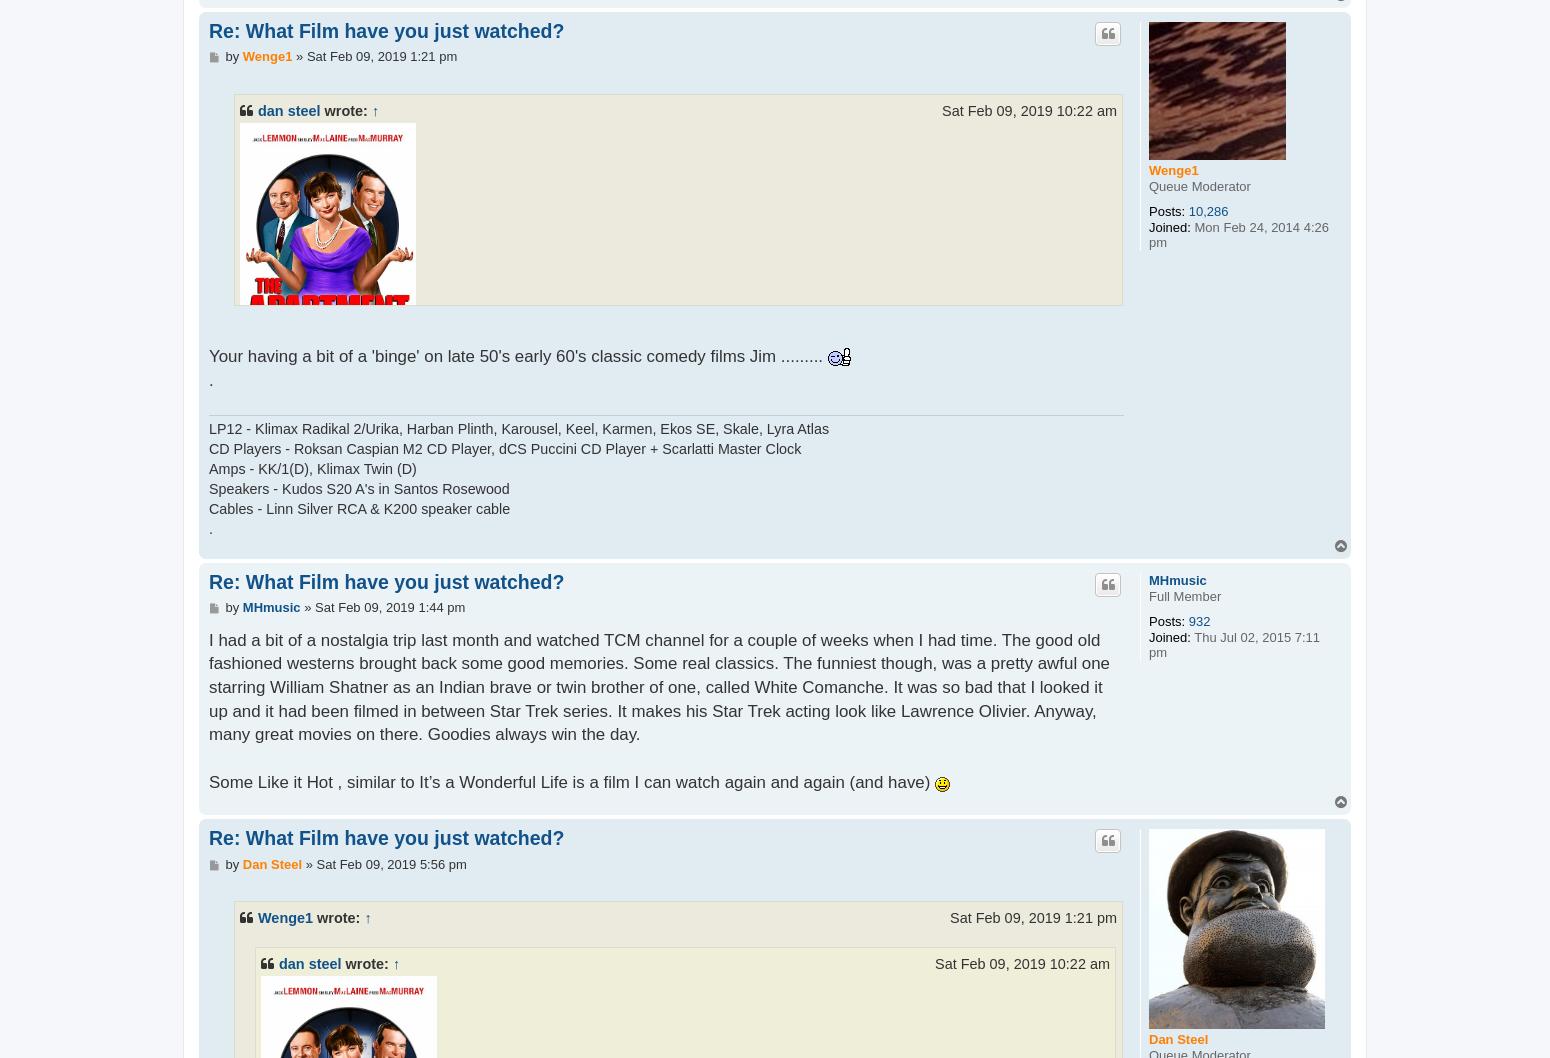 The width and height of the screenshot is (1550, 1058). What do you see at coordinates (571, 781) in the screenshot?
I see `'Some Like it Hot , similar to It’s a Wonderful Life is a film I can watch again and again (and have)'` at bounding box center [571, 781].